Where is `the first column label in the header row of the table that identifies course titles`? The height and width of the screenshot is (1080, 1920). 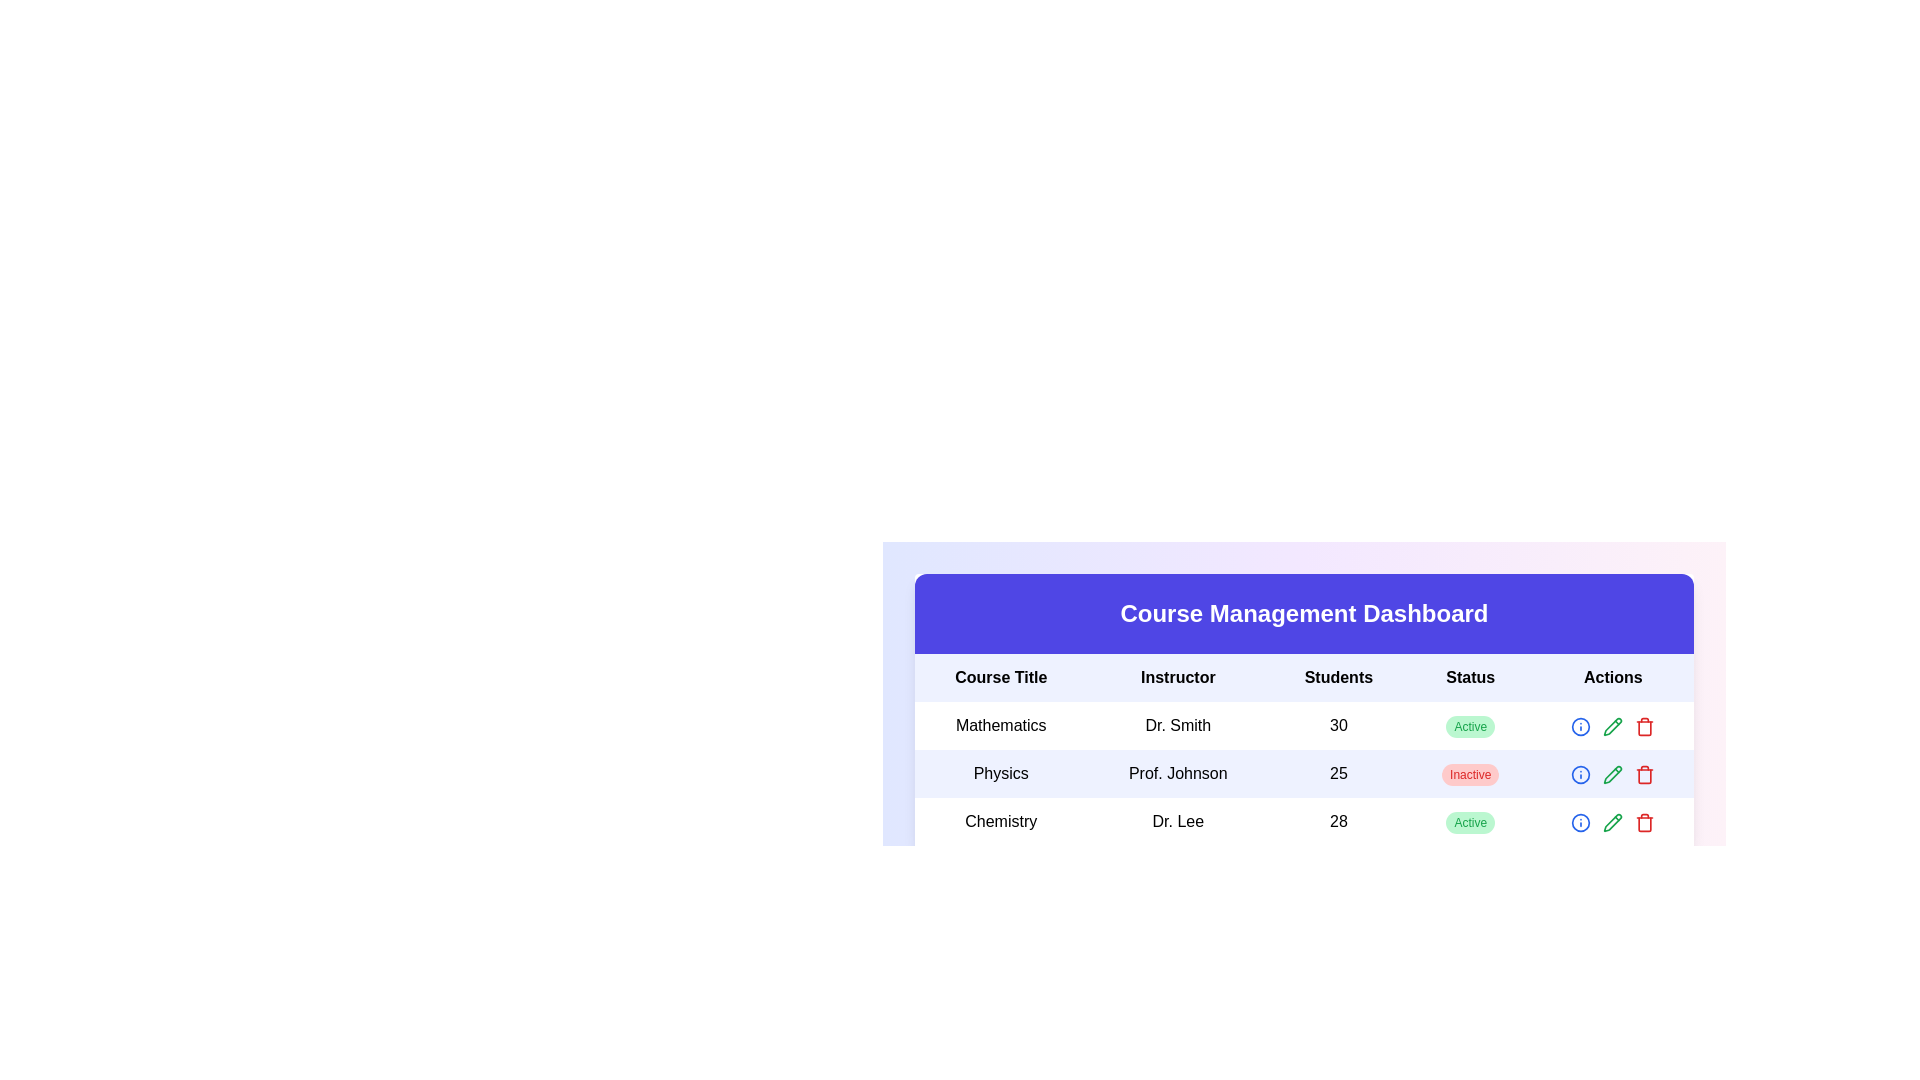
the first column label in the header row of the table that identifies course titles is located at coordinates (1001, 677).